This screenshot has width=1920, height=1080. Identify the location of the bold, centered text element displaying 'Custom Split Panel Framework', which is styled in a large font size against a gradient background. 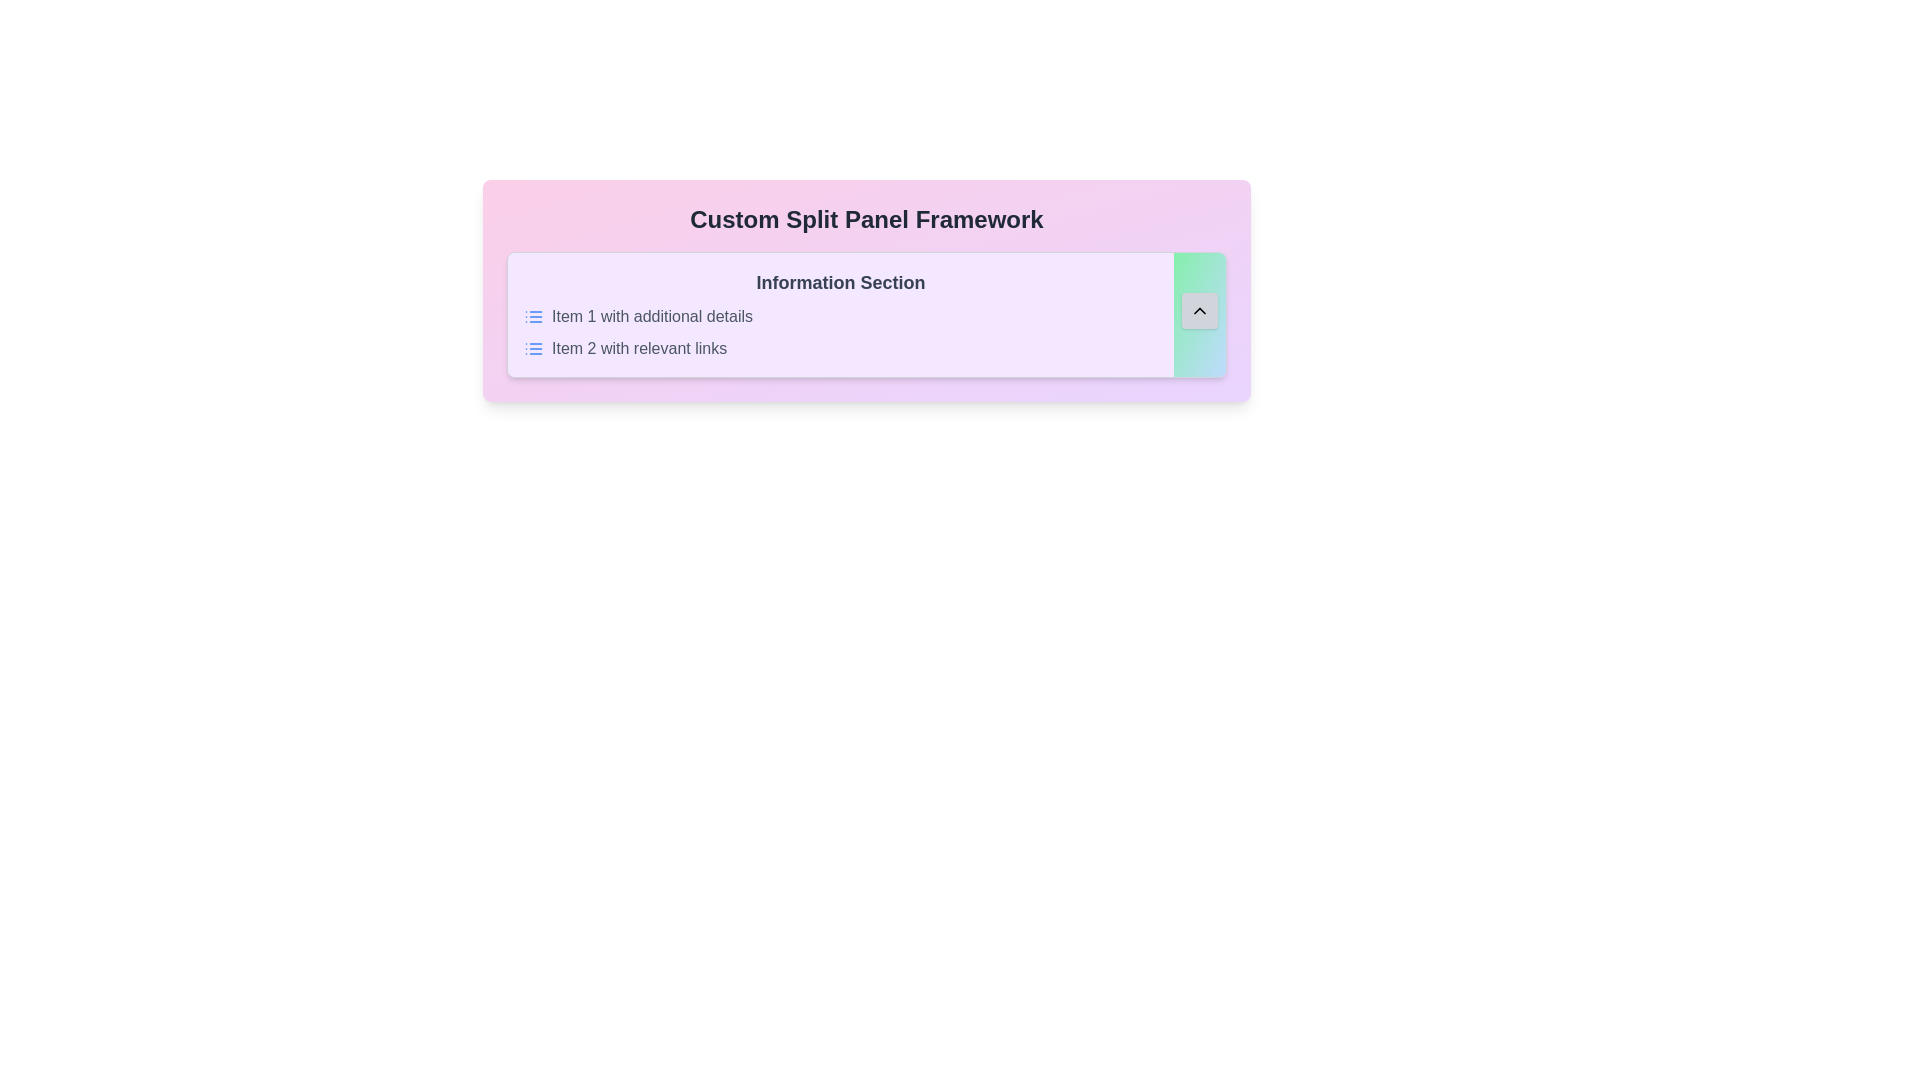
(867, 219).